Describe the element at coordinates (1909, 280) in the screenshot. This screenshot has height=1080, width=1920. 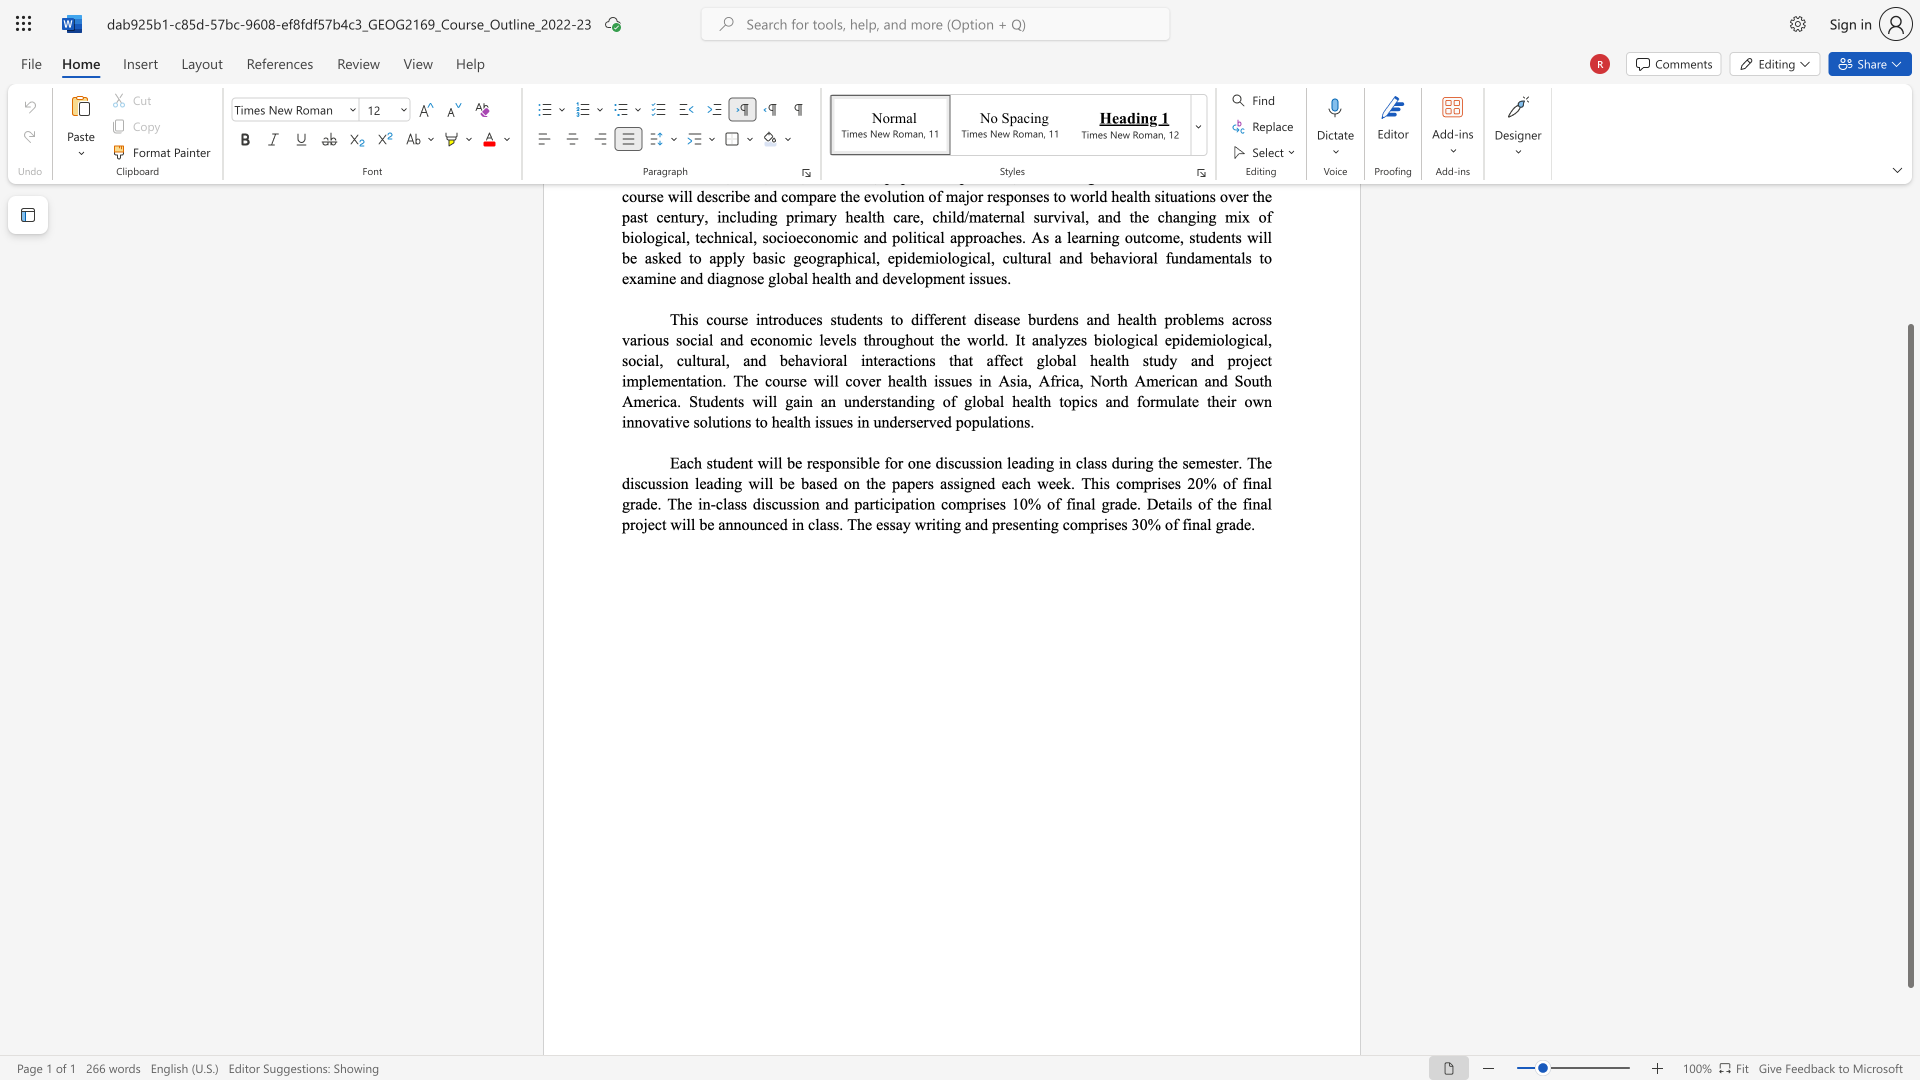
I see `the scrollbar on the right` at that location.